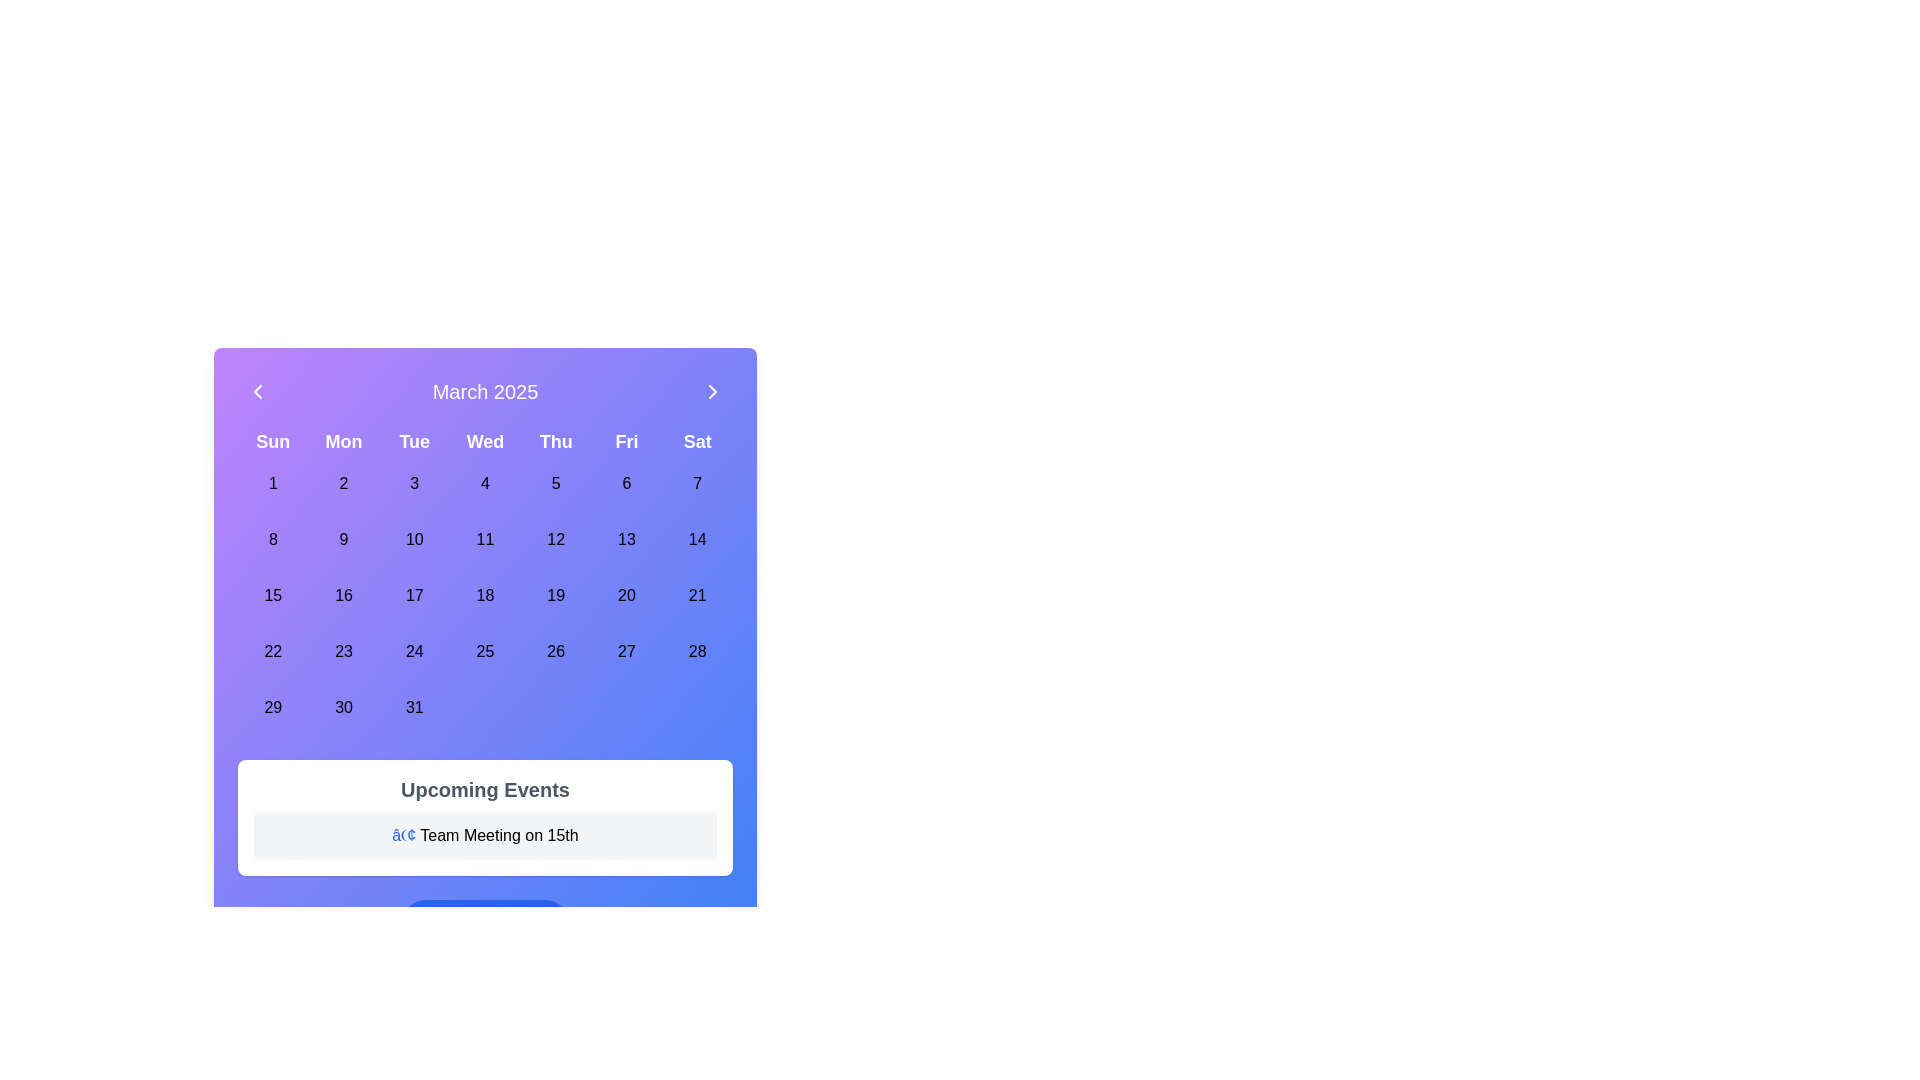 This screenshot has height=1080, width=1920. I want to click on the 'Add New Event' button located at the bottom of the calendar-themed interface panel, directly beneath the 'Upcoming Events' section, so click(485, 924).